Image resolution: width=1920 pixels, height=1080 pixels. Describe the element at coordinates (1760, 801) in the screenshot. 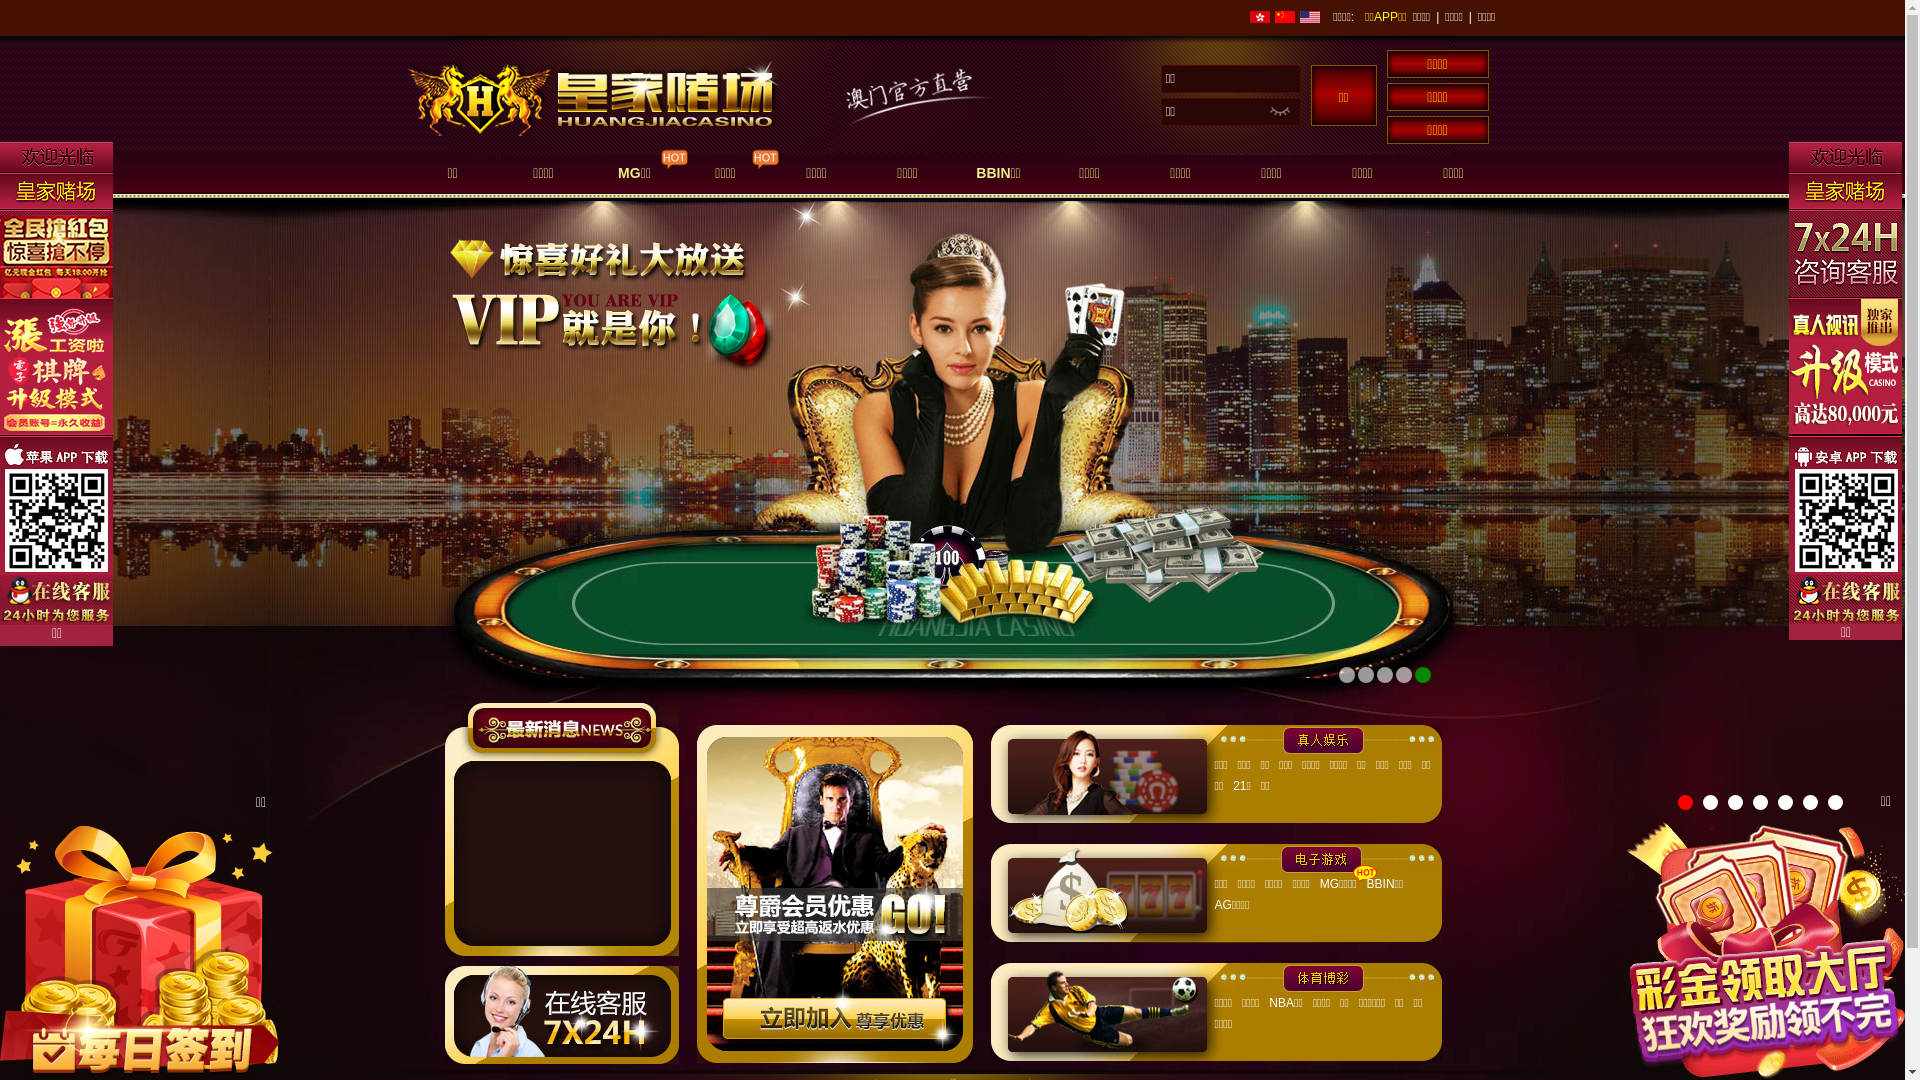

I see `'4'` at that location.